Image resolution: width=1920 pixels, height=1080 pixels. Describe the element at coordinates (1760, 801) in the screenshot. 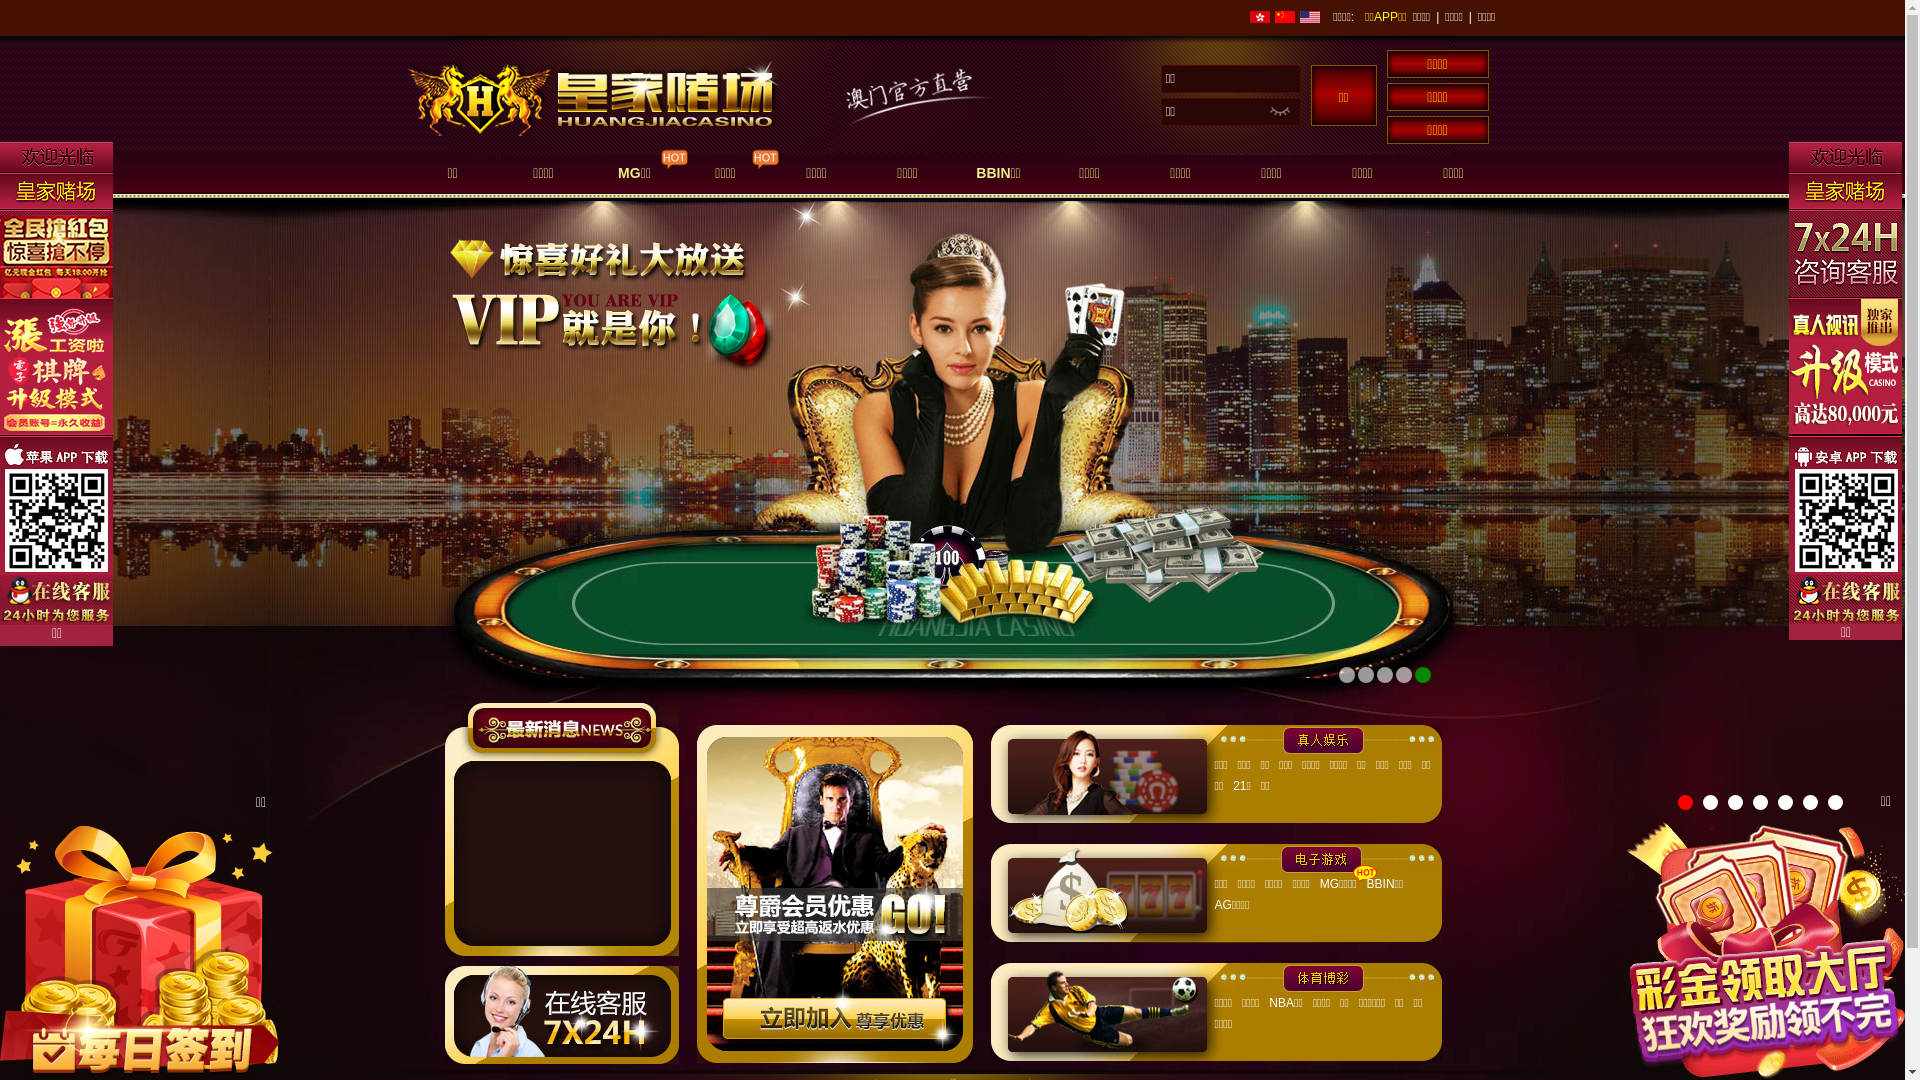

I see `'4'` at that location.